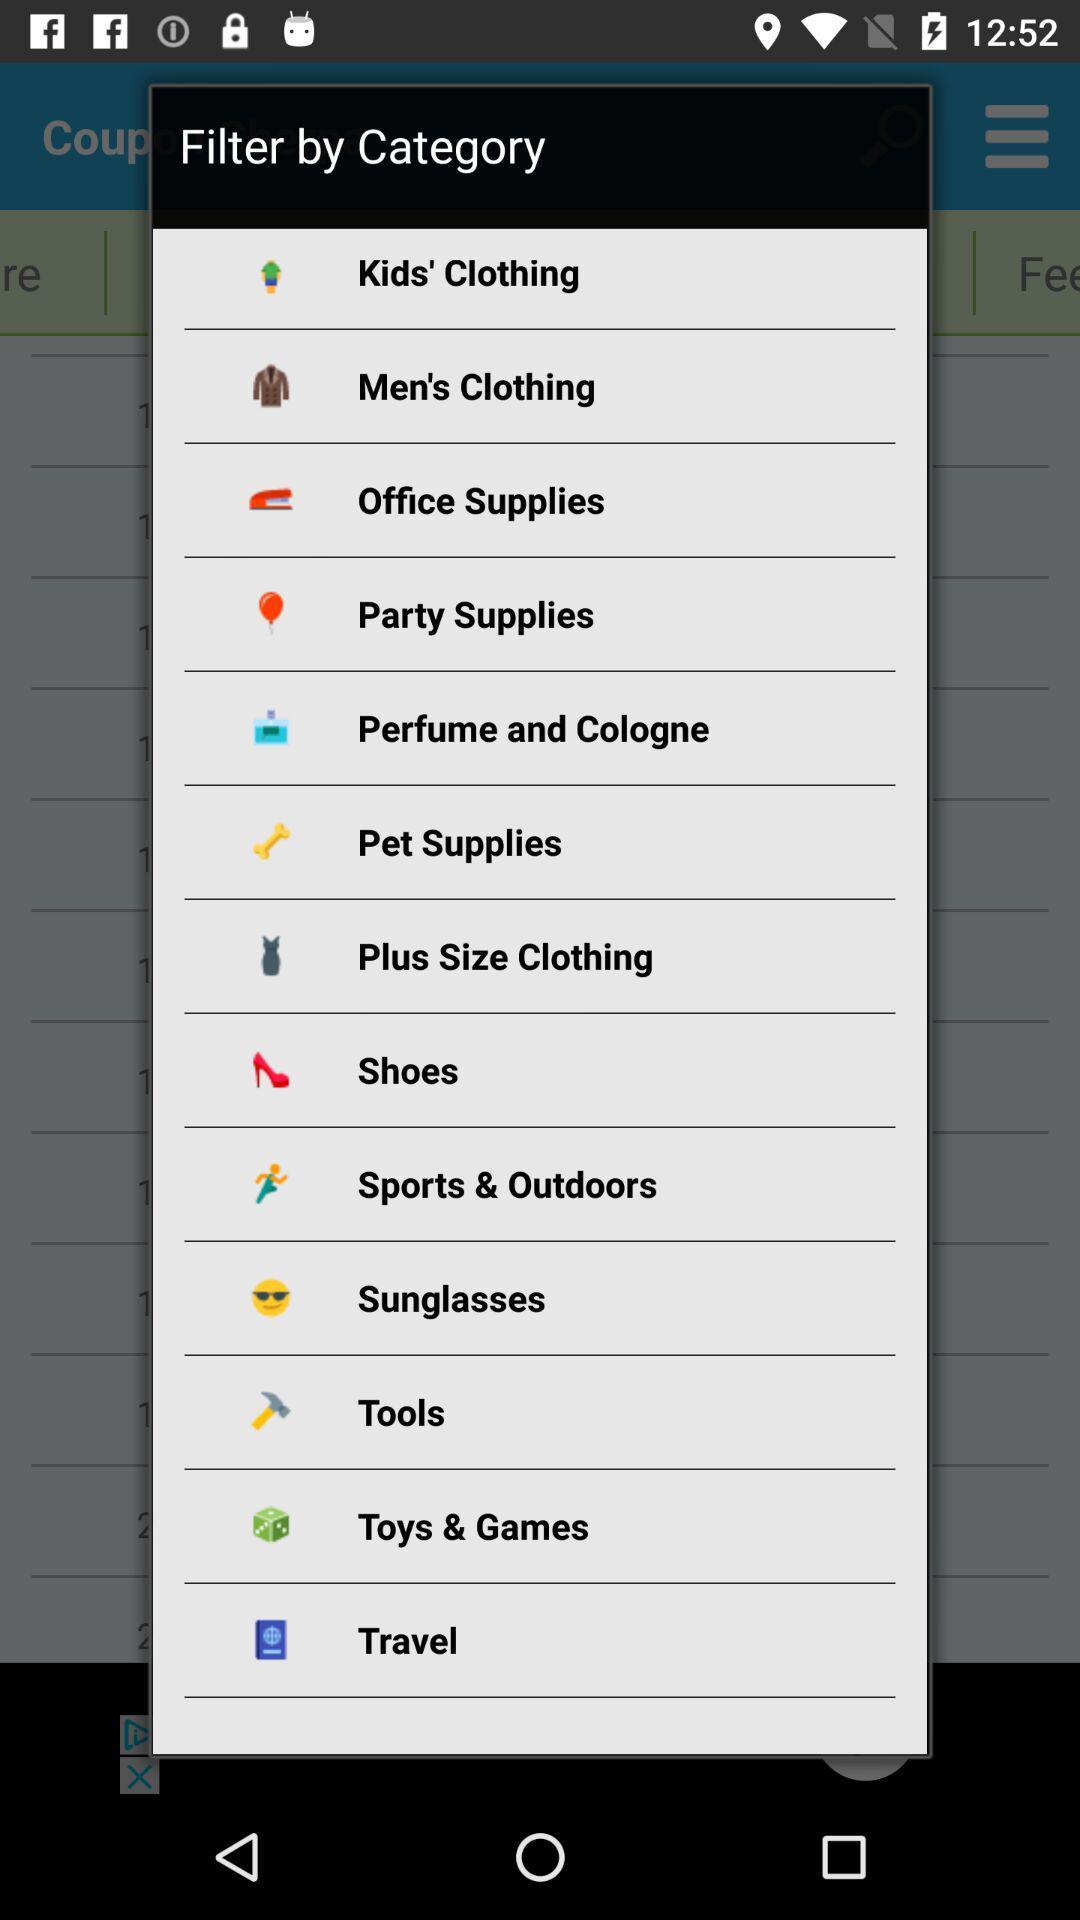  I want to click on app below the toys & games item, so click(563, 1639).